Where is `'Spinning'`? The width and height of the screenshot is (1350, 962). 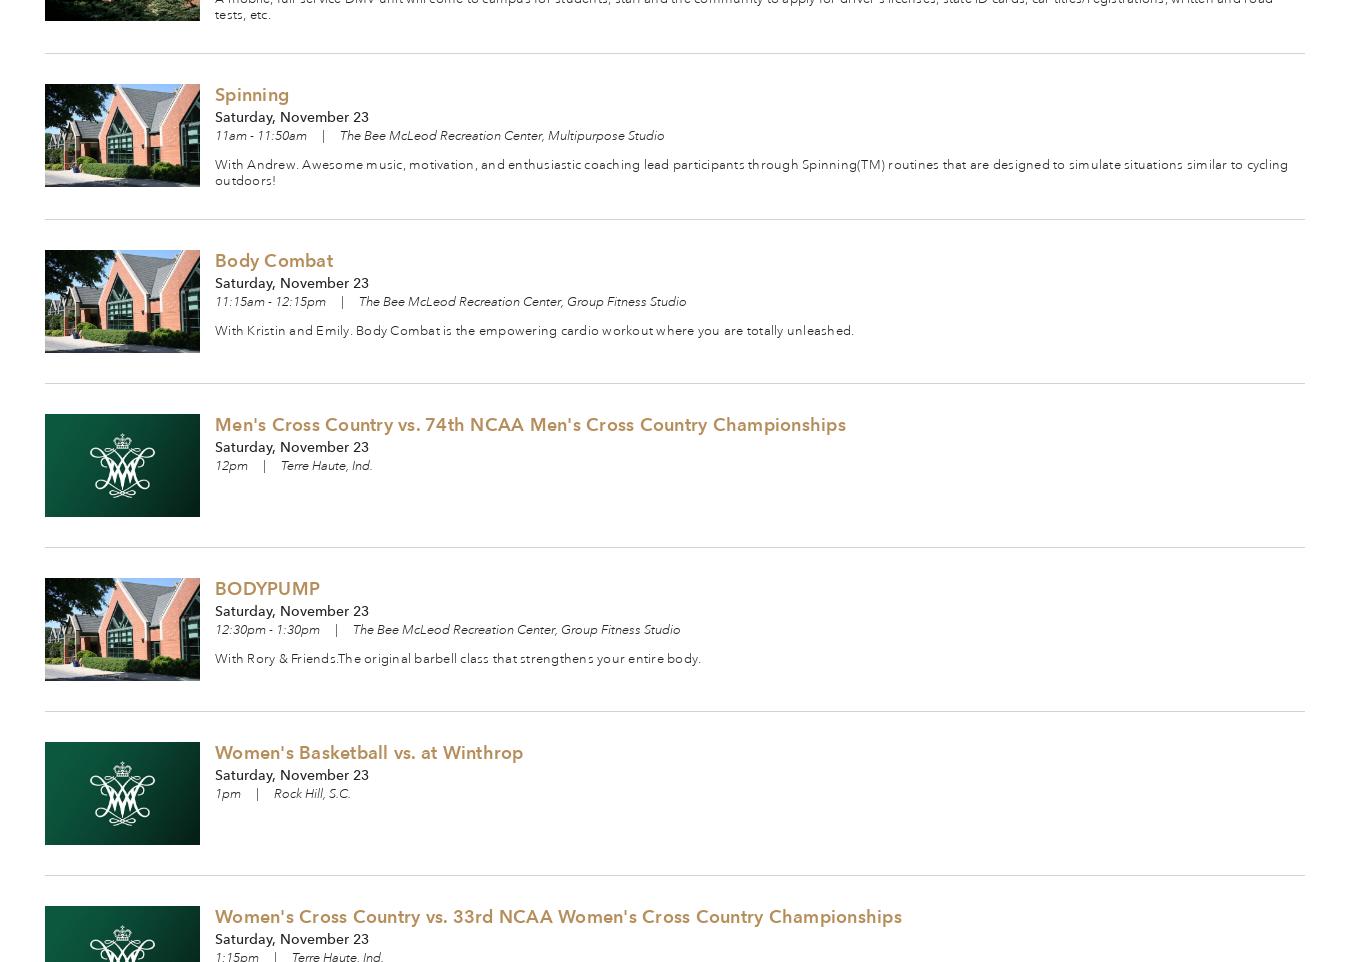
'Spinning' is located at coordinates (251, 94).